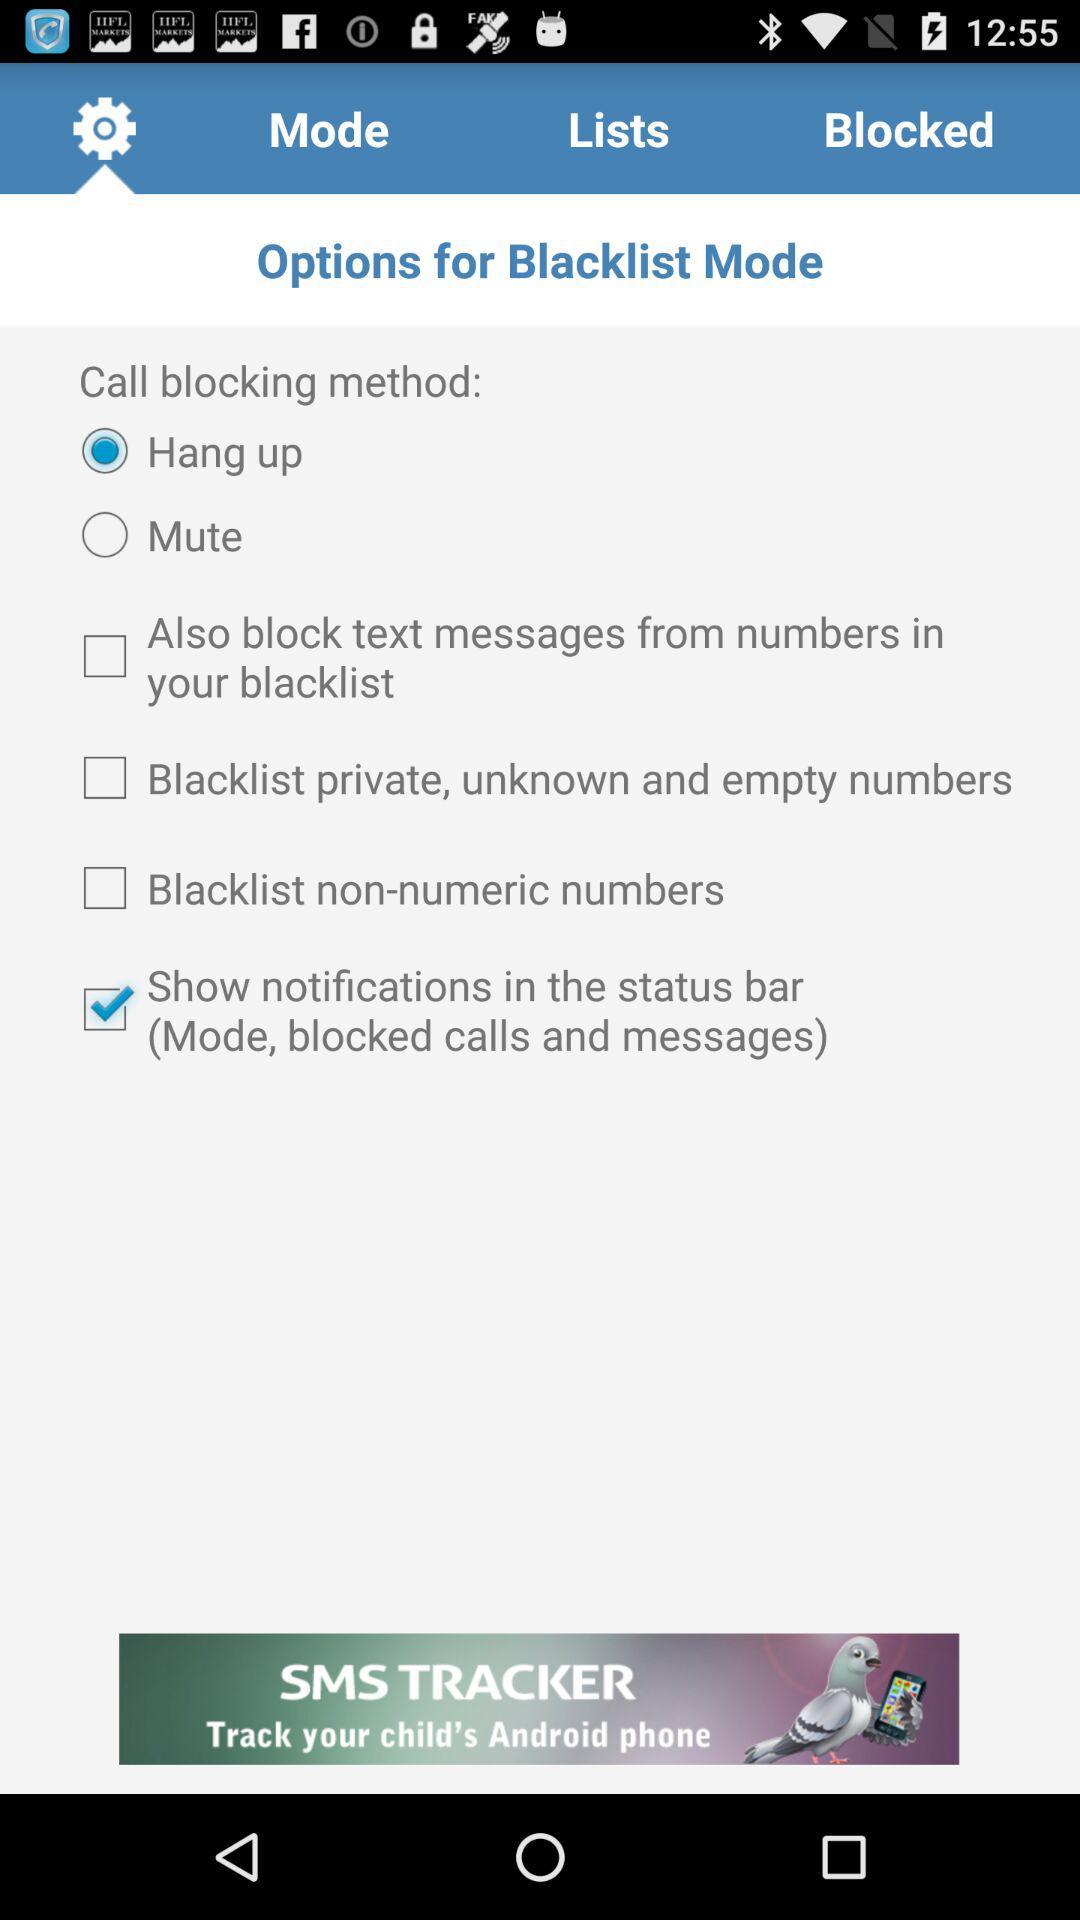 The image size is (1080, 1920). Describe the element at coordinates (618, 127) in the screenshot. I see `the lists icon` at that location.